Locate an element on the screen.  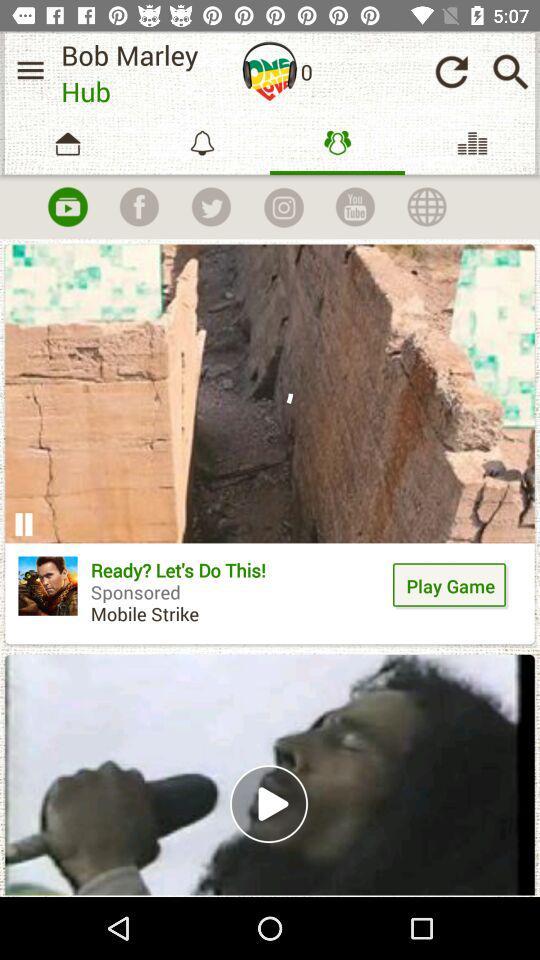
search is located at coordinates (510, 71).